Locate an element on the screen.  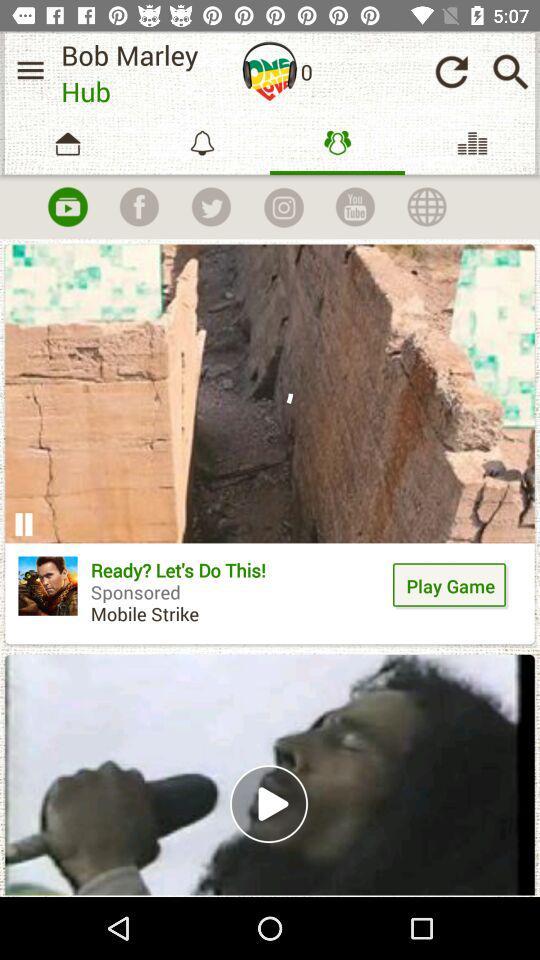
search is located at coordinates (510, 71).